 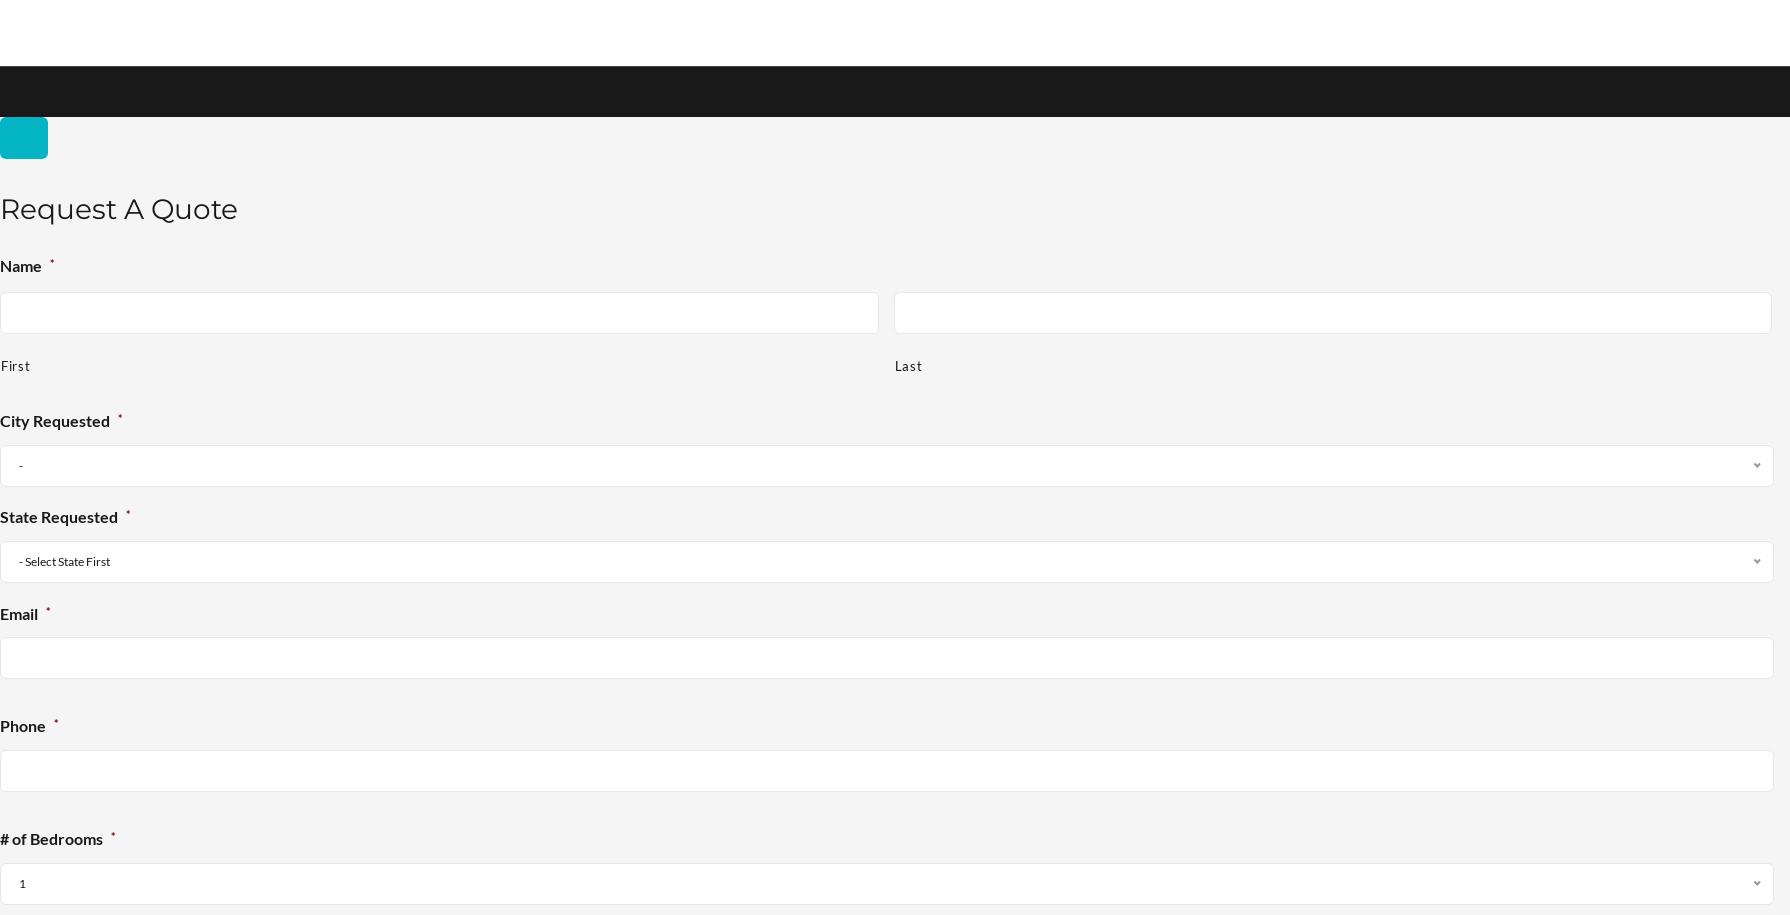 What do you see at coordinates (18, 613) in the screenshot?
I see `'Email'` at bounding box center [18, 613].